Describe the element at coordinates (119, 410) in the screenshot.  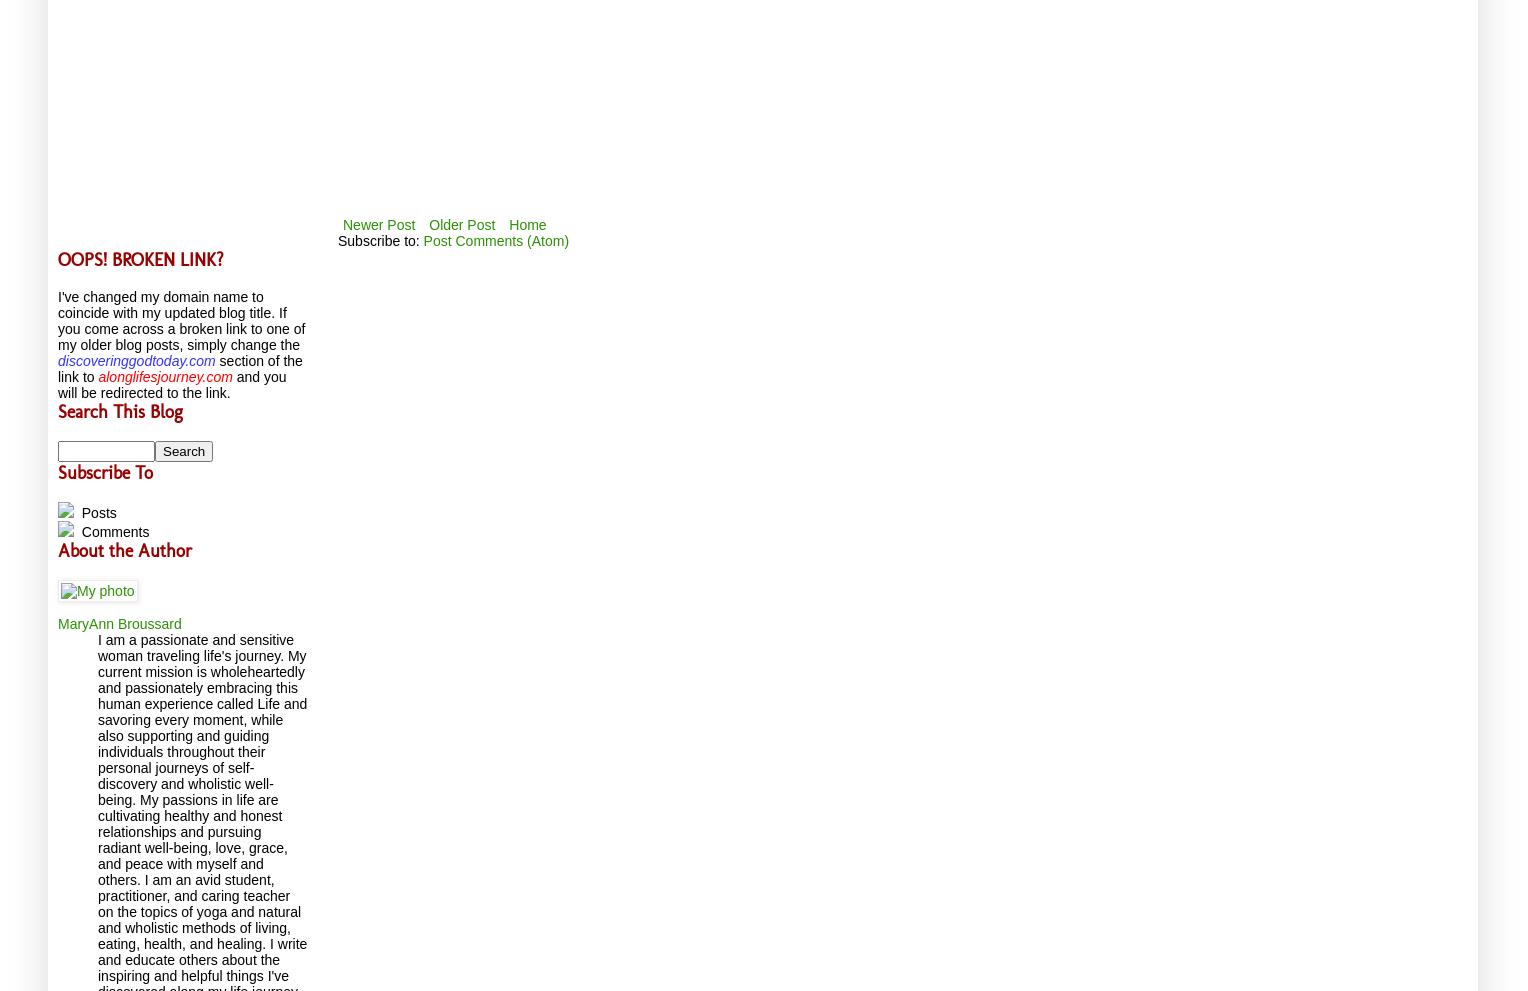
I see `'Search This Blog'` at that location.